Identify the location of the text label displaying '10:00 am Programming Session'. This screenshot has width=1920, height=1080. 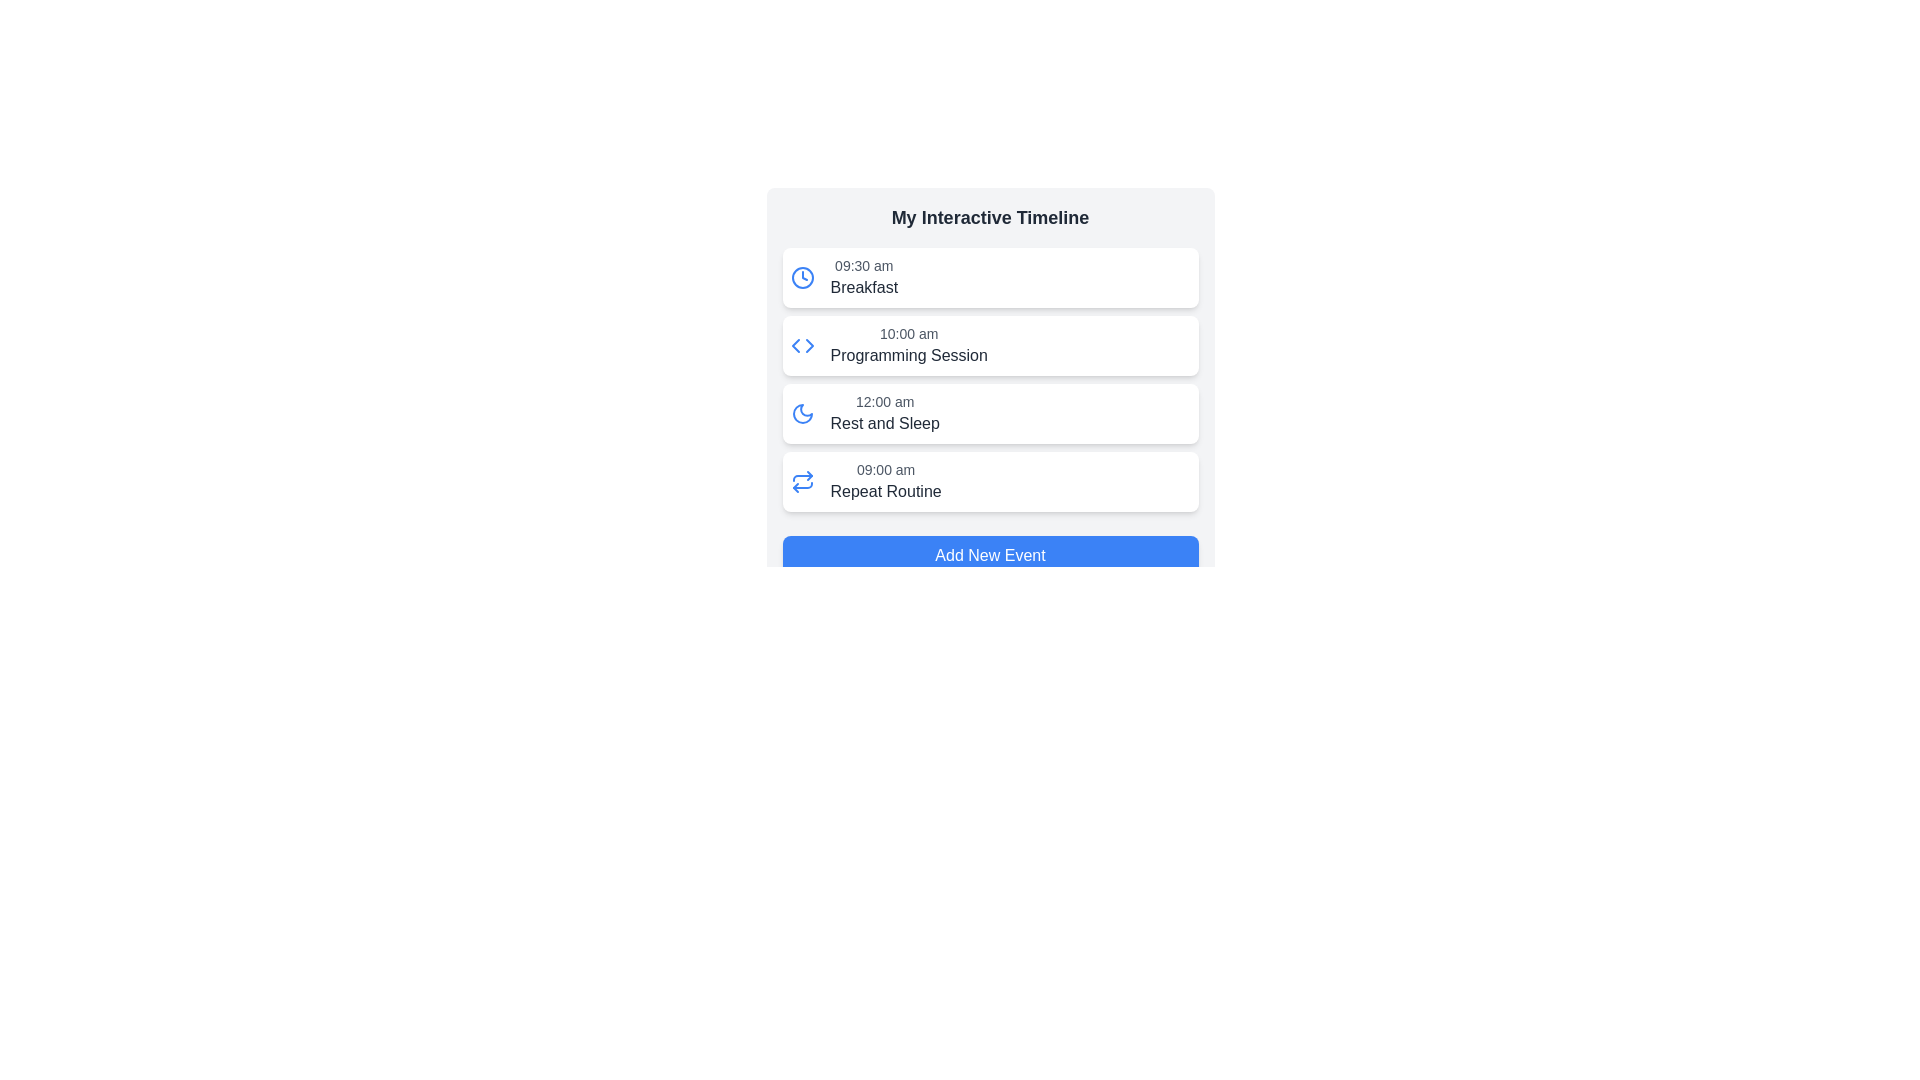
(908, 345).